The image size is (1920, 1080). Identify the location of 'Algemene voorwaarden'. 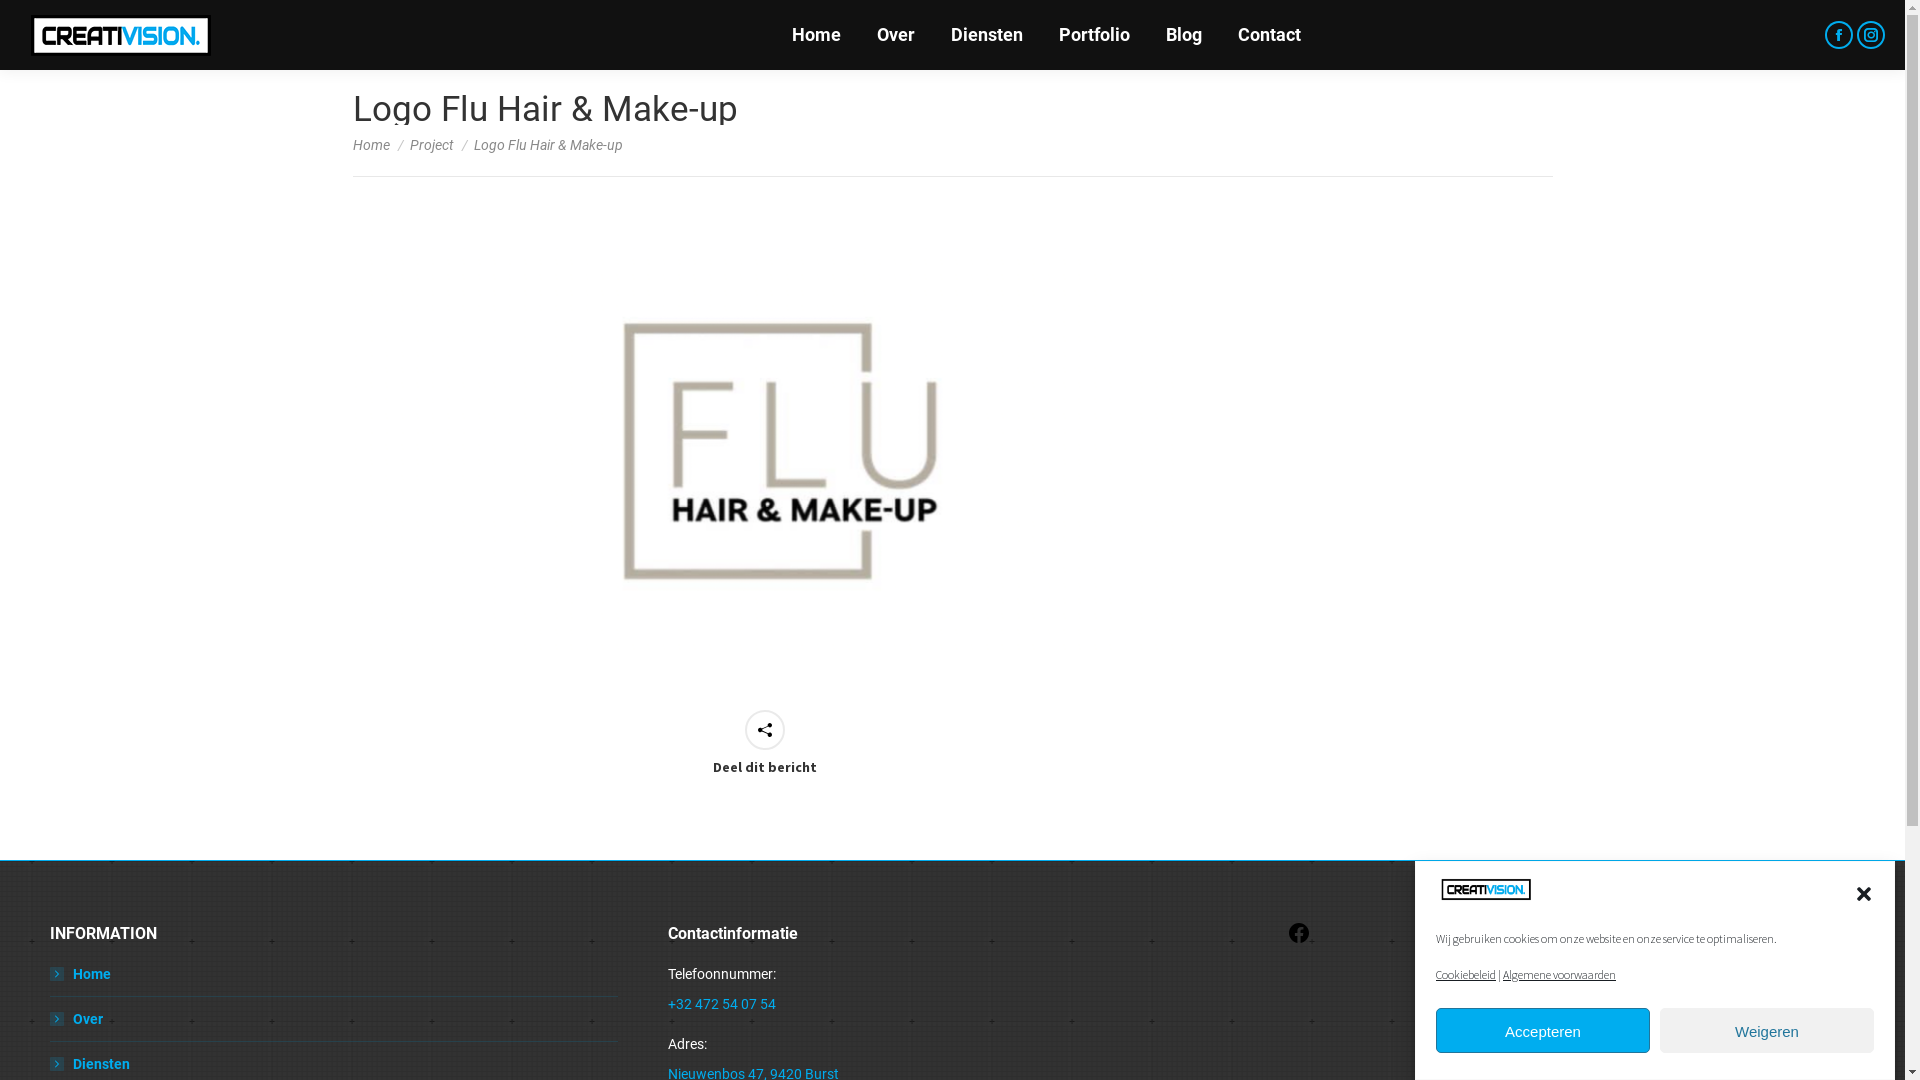
(1558, 973).